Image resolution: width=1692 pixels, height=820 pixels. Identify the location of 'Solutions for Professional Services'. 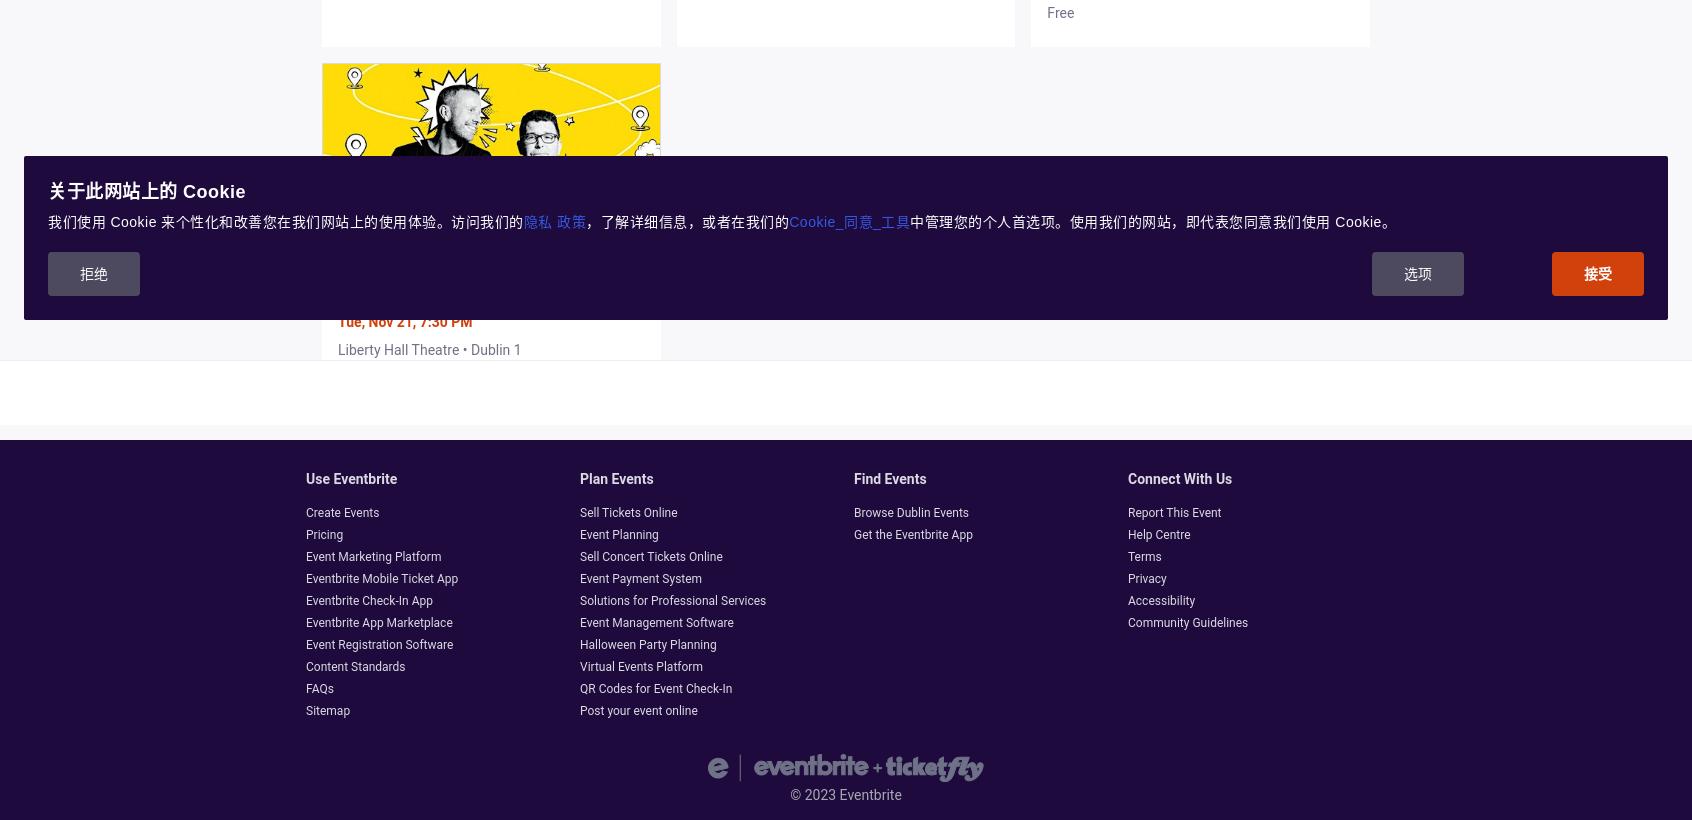
(579, 600).